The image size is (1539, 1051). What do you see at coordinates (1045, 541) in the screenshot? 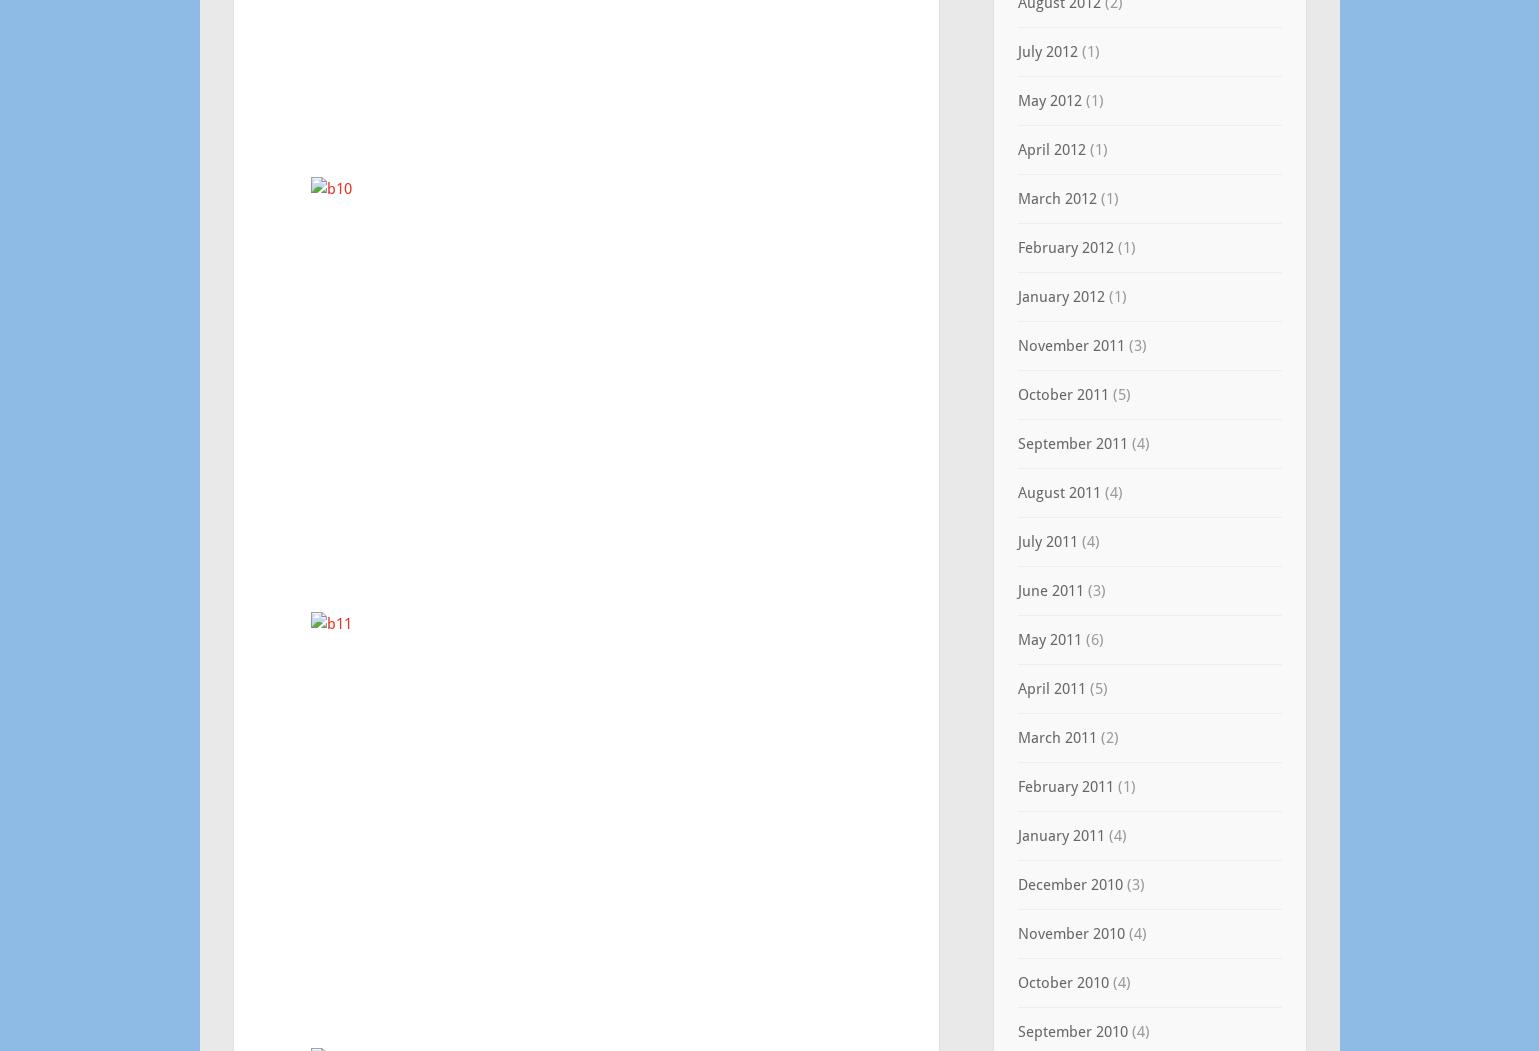
I see `'July 2011'` at bounding box center [1045, 541].